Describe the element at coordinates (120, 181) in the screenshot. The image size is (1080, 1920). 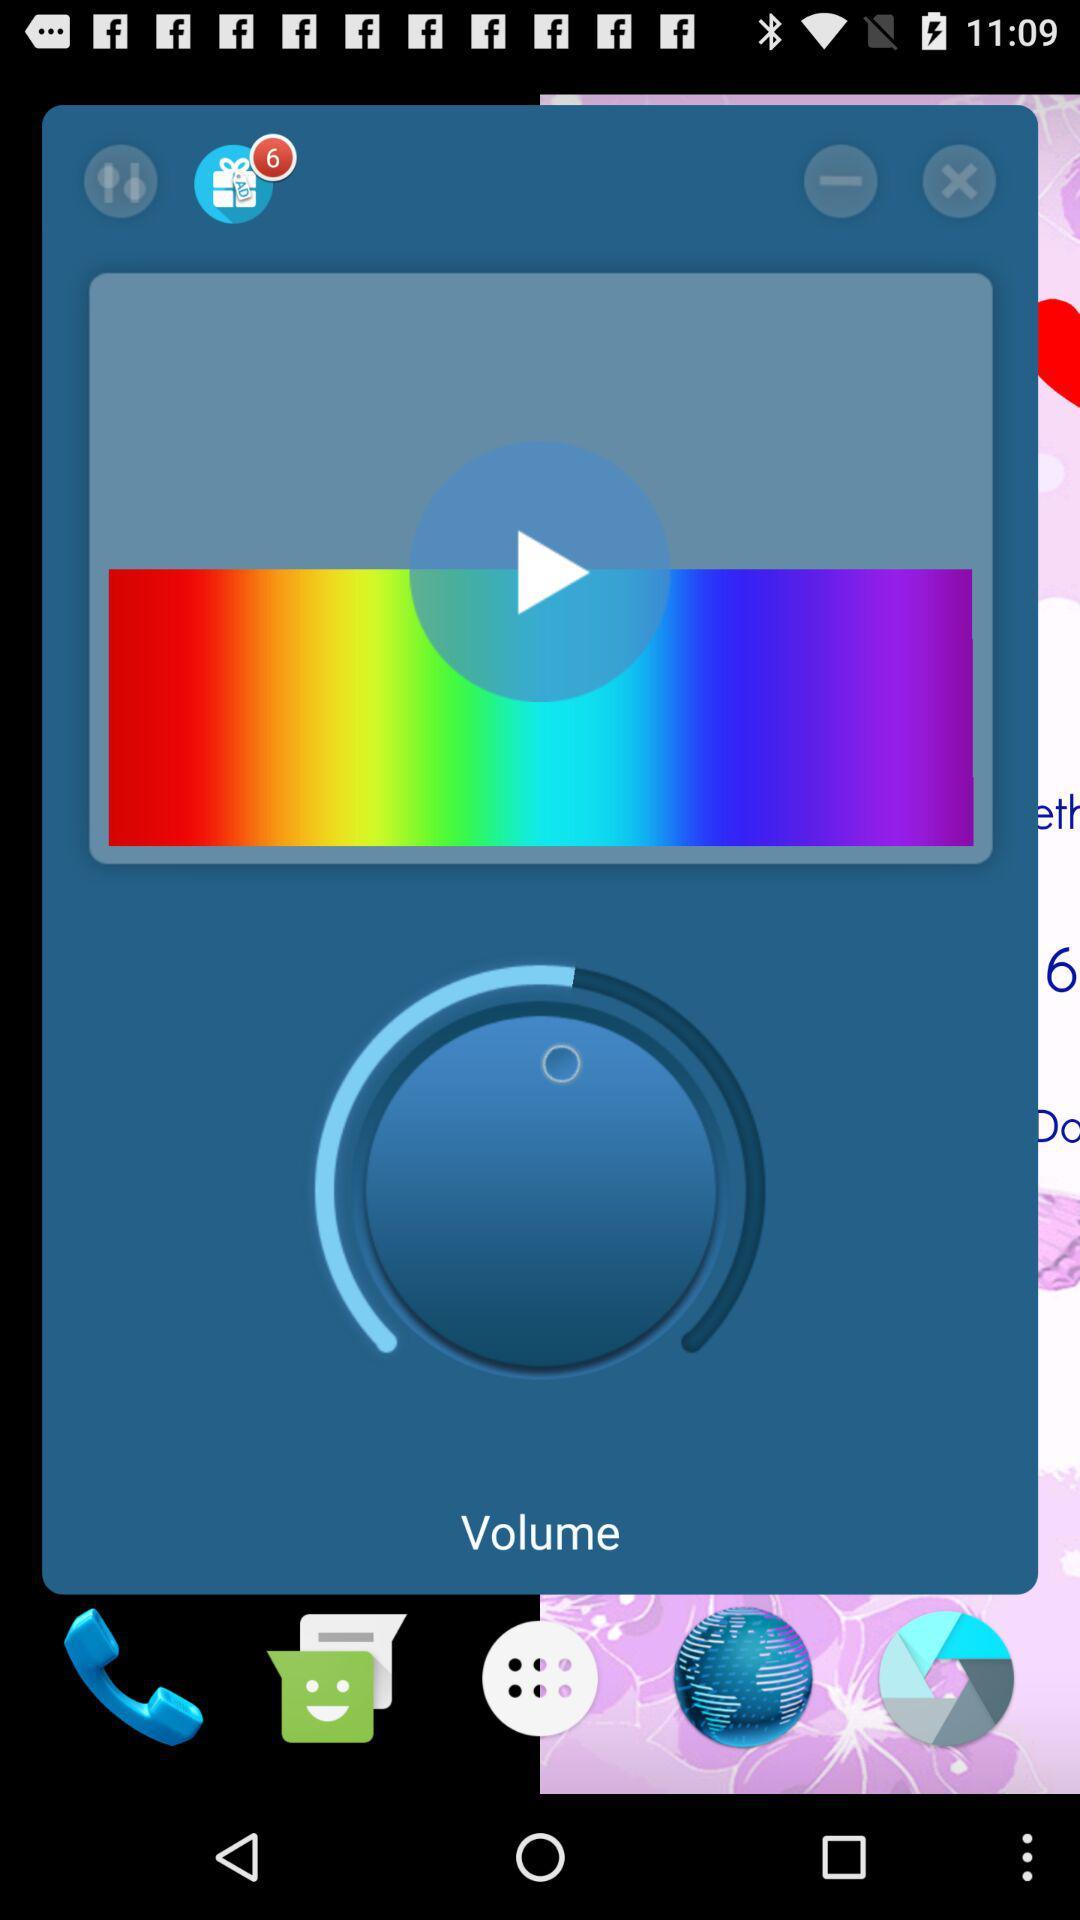
I see `adjust settings` at that location.